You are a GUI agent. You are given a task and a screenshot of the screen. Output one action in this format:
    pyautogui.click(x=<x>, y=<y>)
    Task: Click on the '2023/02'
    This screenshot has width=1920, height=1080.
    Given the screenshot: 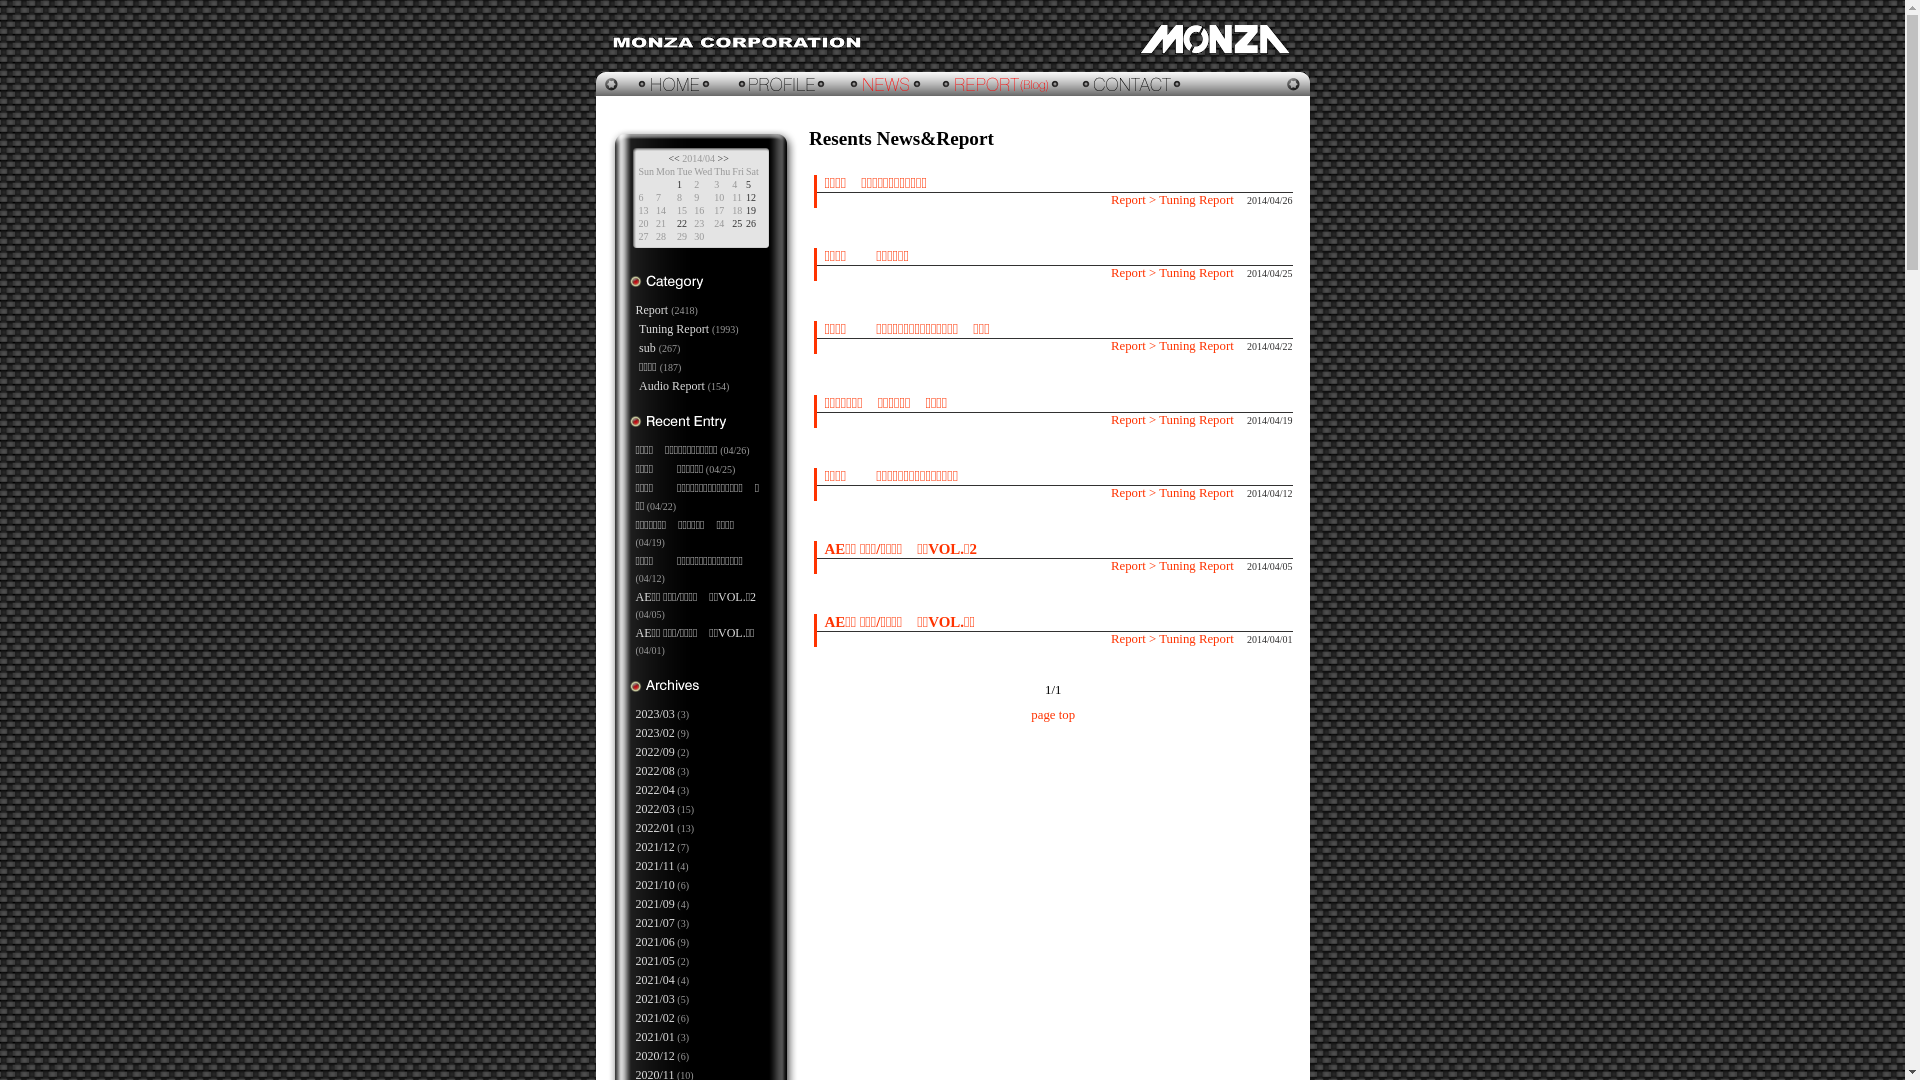 What is the action you would take?
    pyautogui.click(x=655, y=732)
    